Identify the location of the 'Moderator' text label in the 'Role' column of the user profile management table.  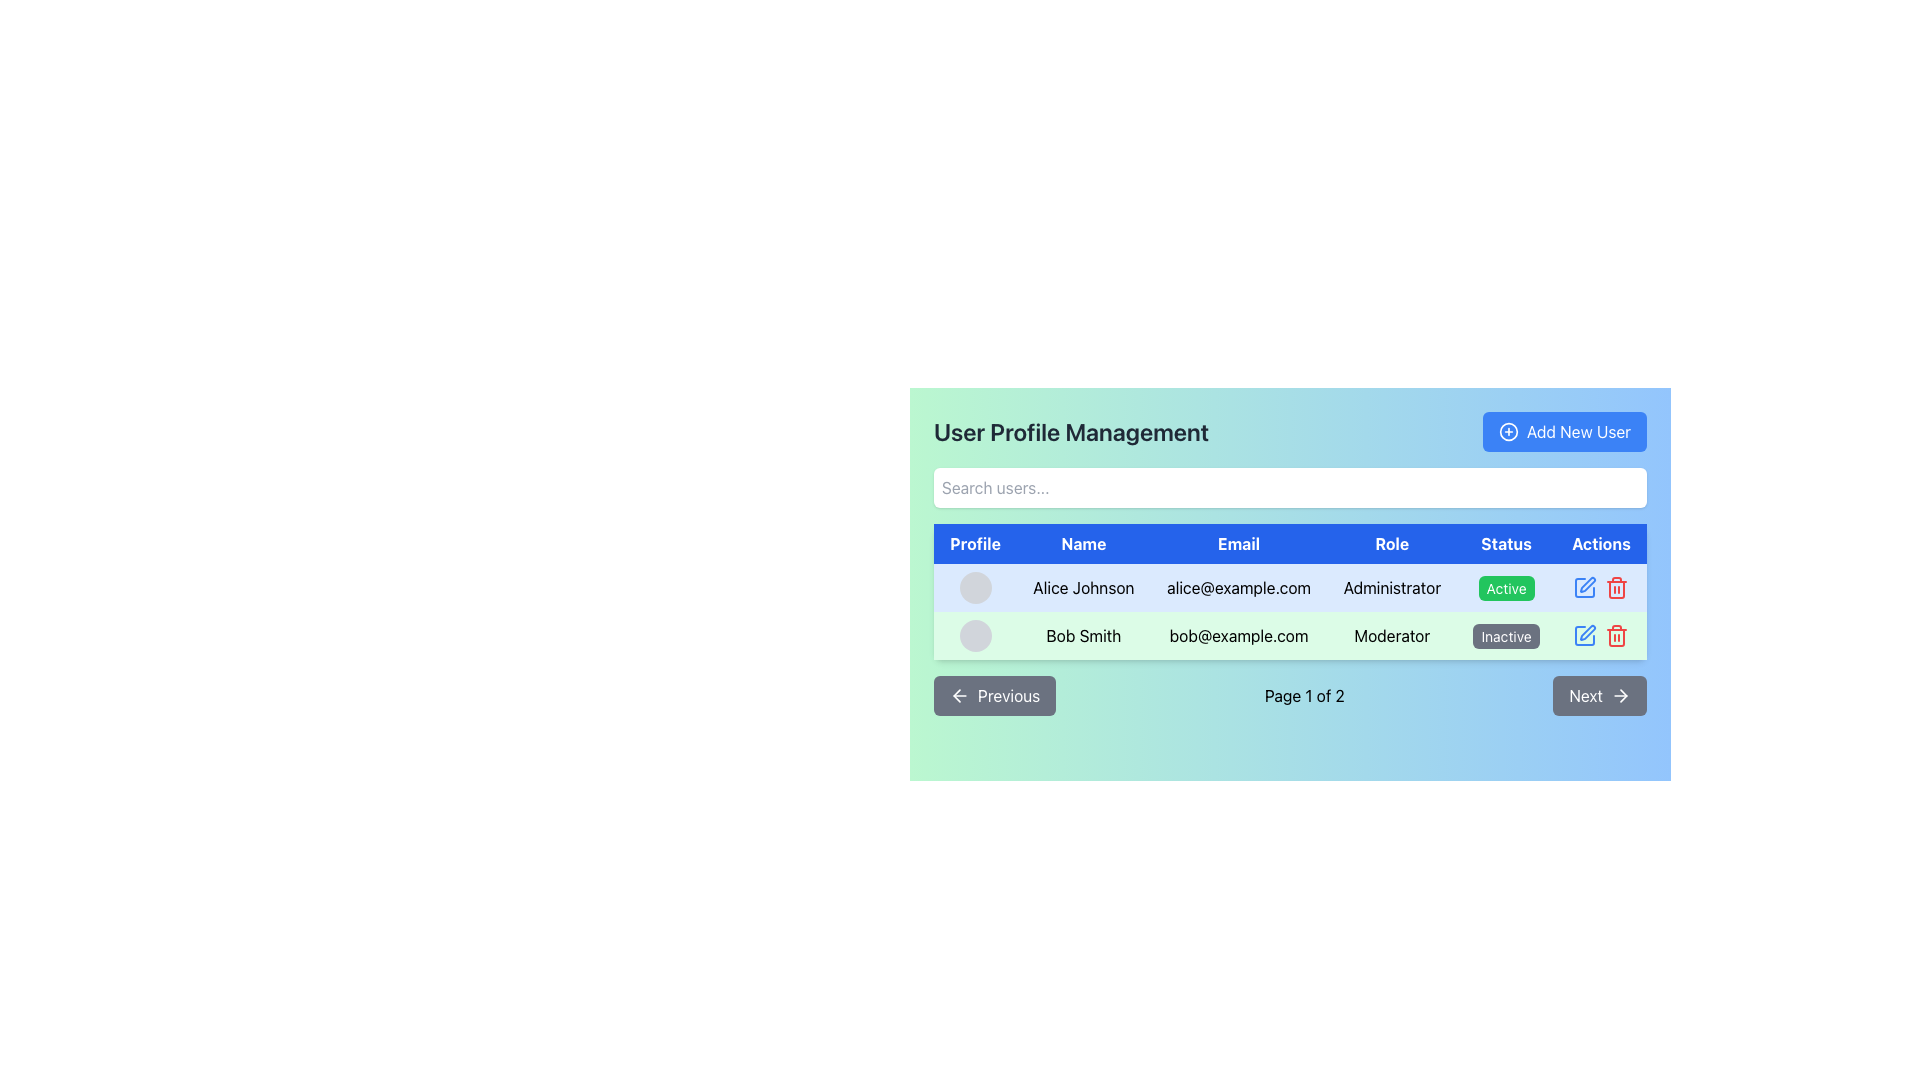
(1391, 636).